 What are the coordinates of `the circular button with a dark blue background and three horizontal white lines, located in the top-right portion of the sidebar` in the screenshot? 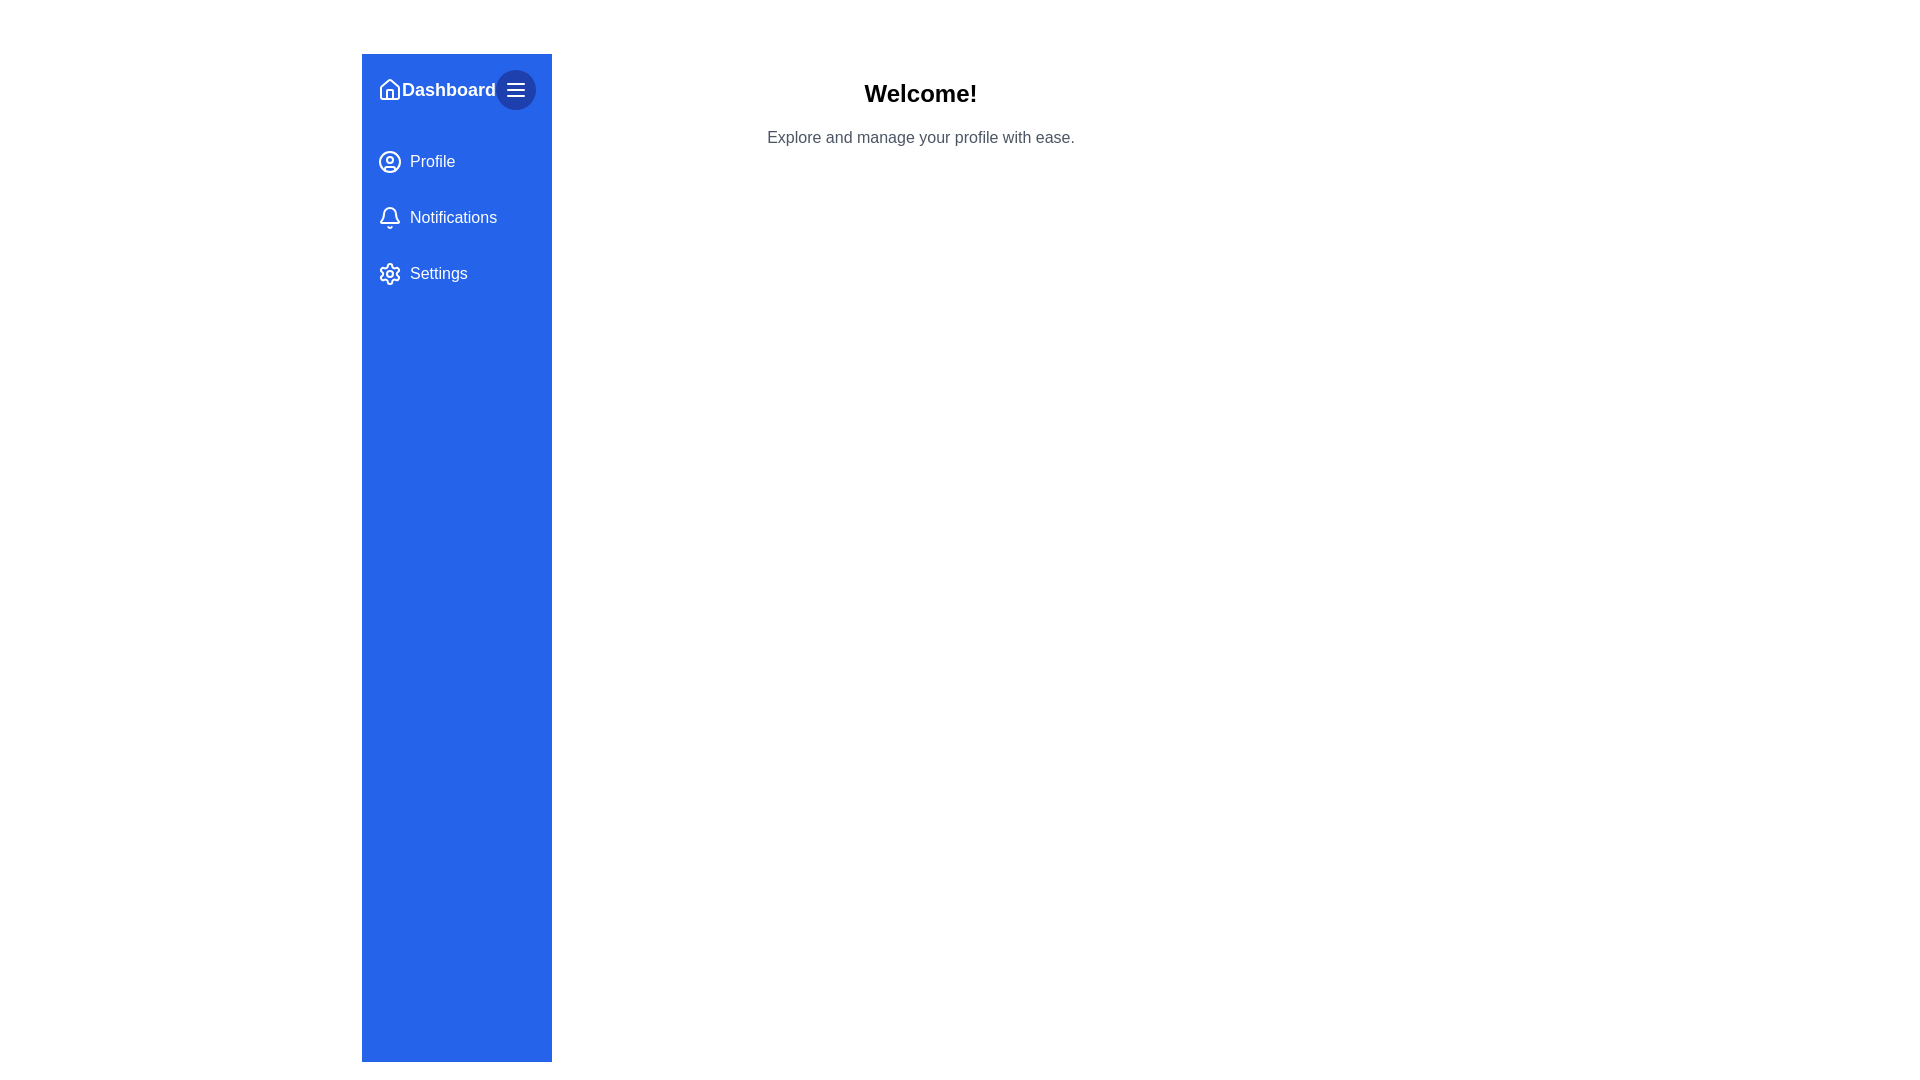 It's located at (516, 88).